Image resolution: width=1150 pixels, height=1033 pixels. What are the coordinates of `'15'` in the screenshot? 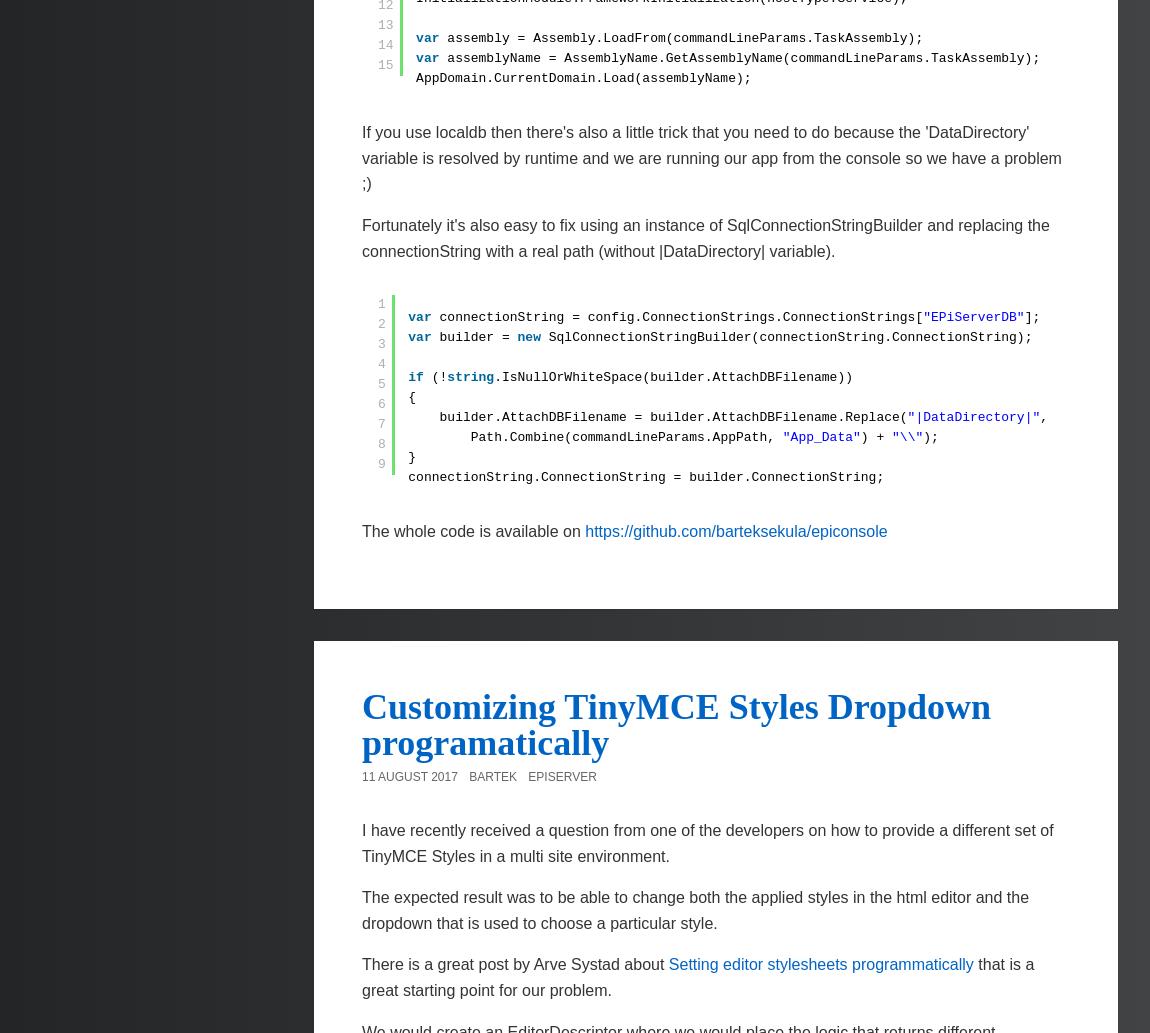 It's located at (385, 65).